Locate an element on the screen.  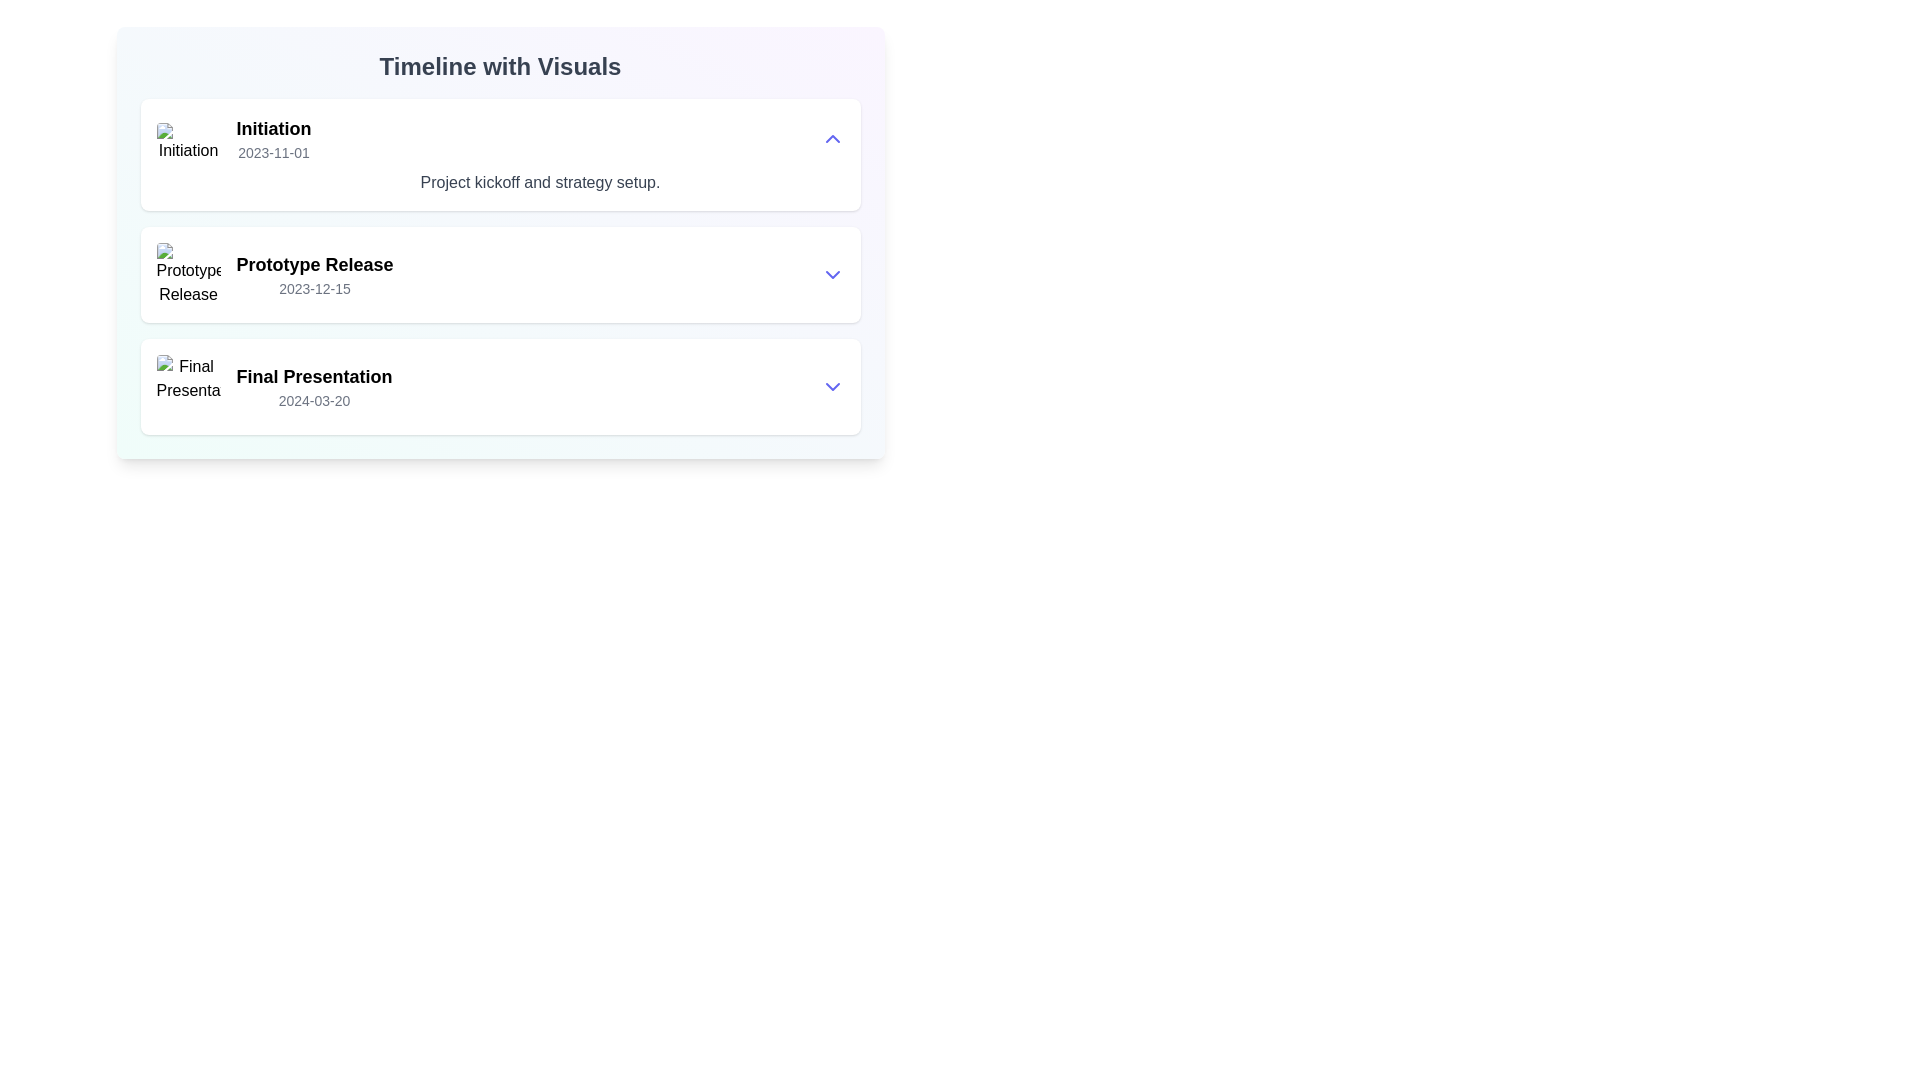
to interact with the 'Prototype Release' milestone entry in the timeline, which features a bold title and a date below it is located at coordinates (500, 265).